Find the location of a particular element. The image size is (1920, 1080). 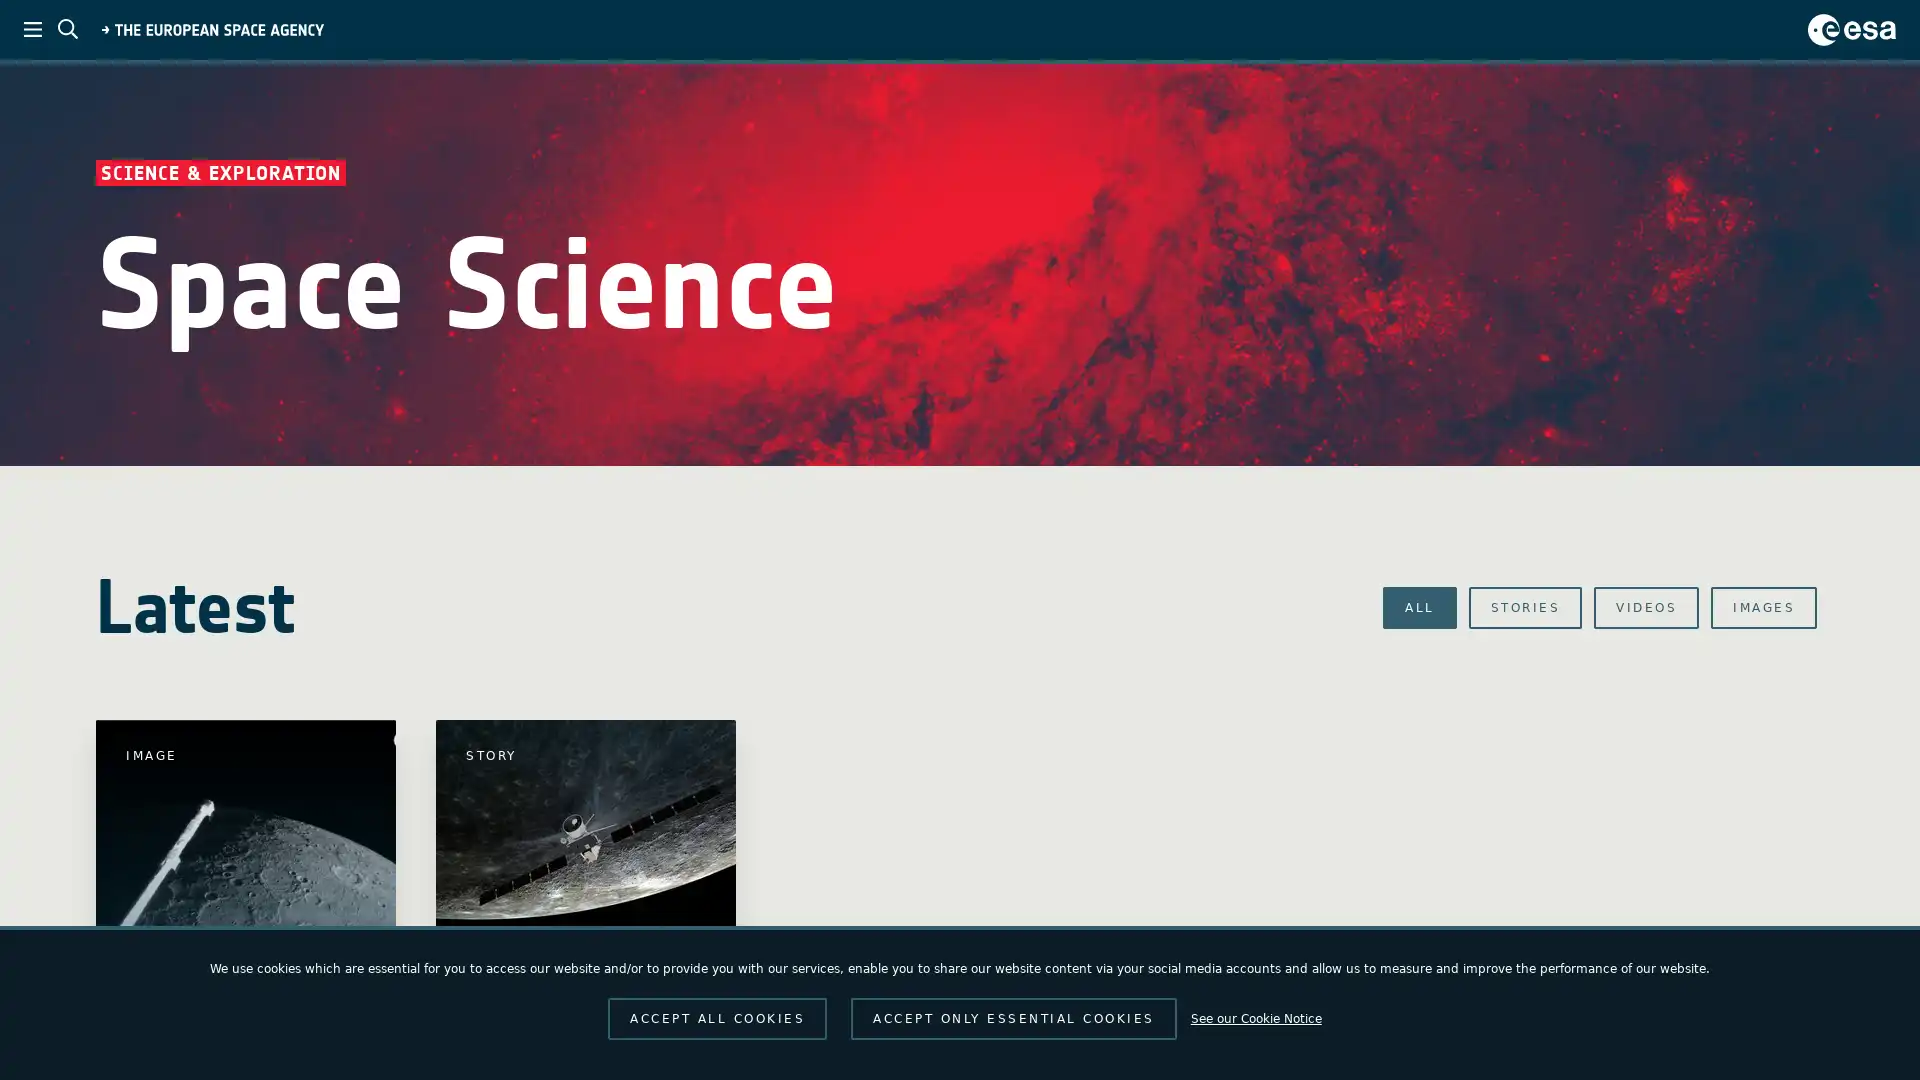

STORIES is located at coordinates (1524, 605).